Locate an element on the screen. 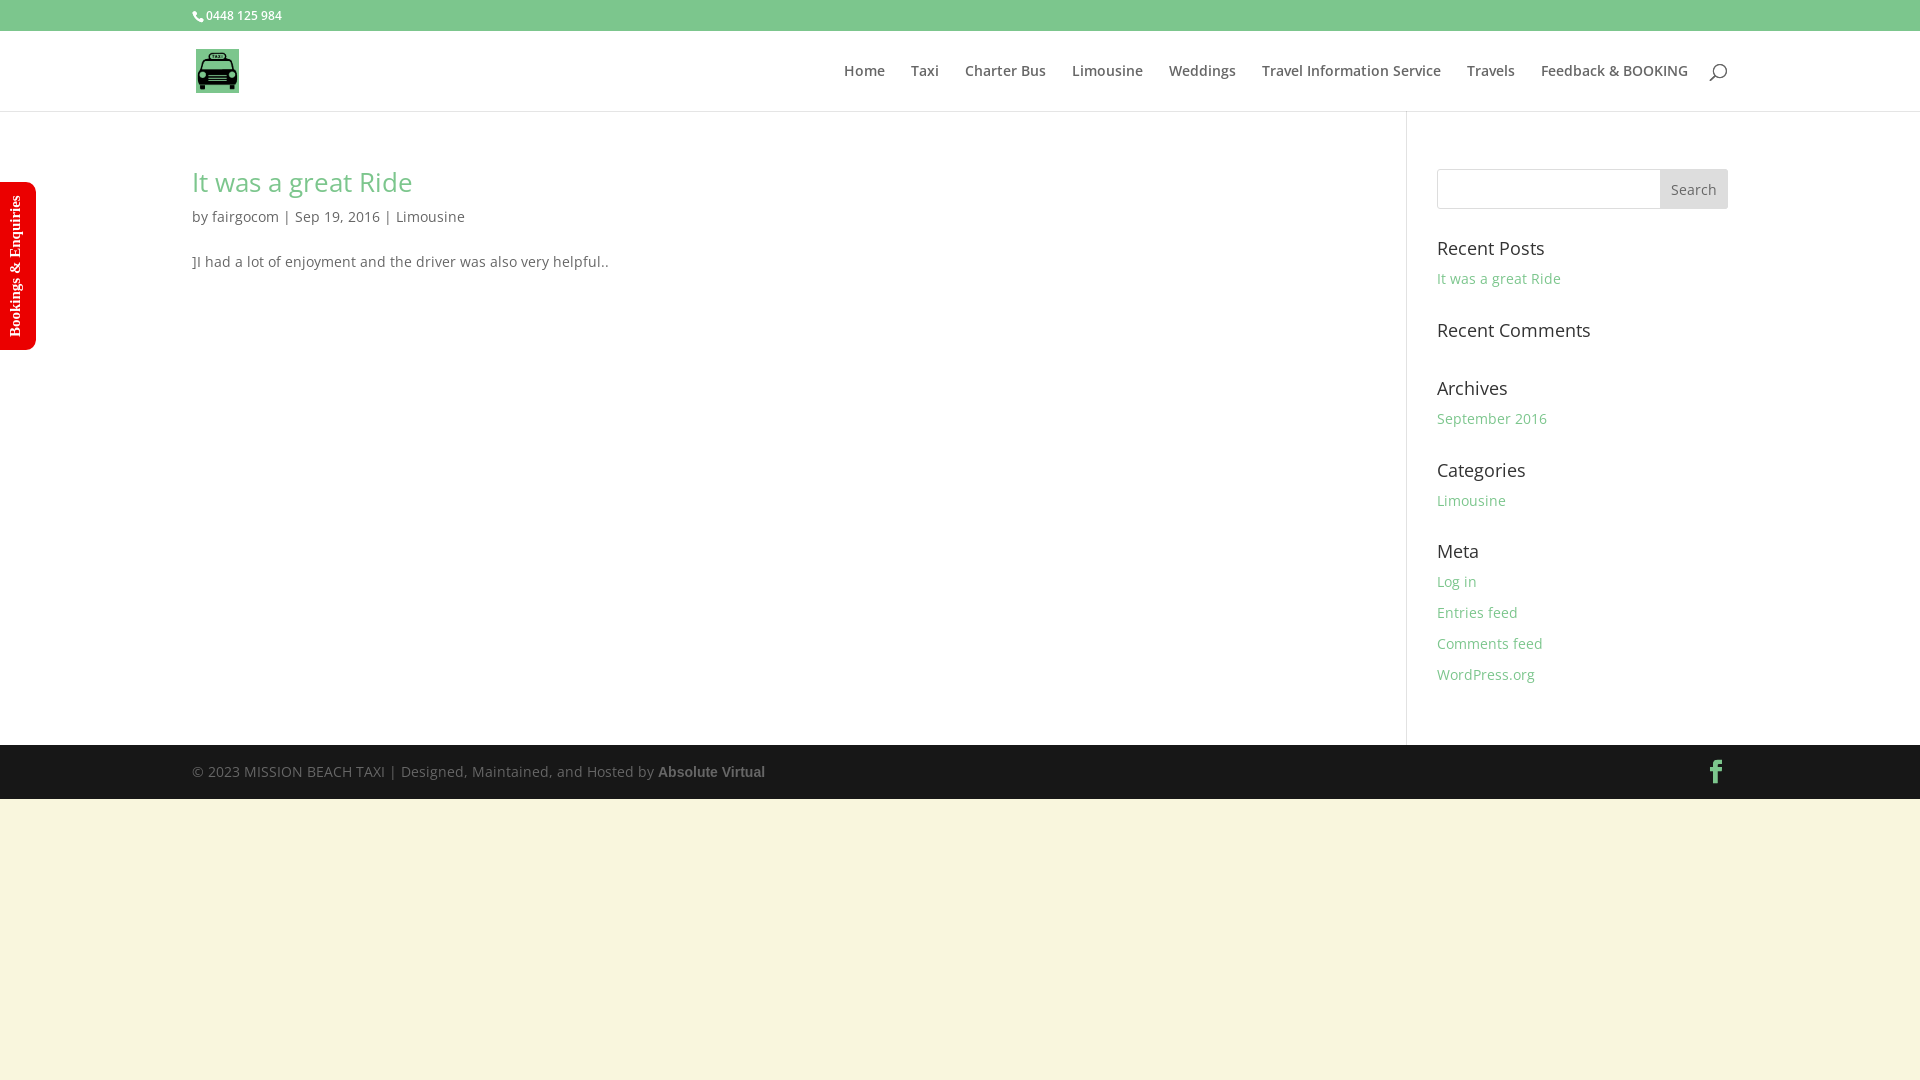  'It was a great Ride' is located at coordinates (1498, 278).